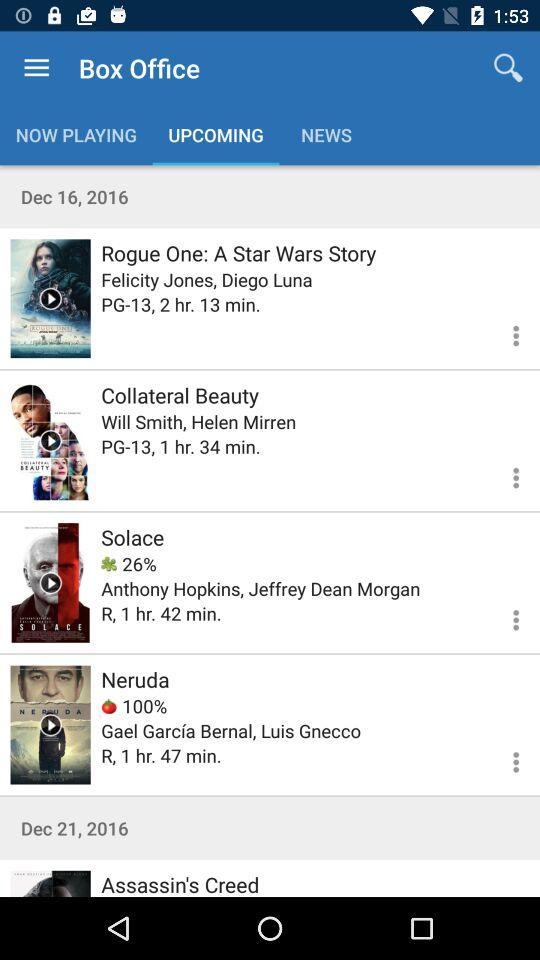  What do you see at coordinates (50, 882) in the screenshot?
I see `release date or upcoming video on assassin 's creed` at bounding box center [50, 882].